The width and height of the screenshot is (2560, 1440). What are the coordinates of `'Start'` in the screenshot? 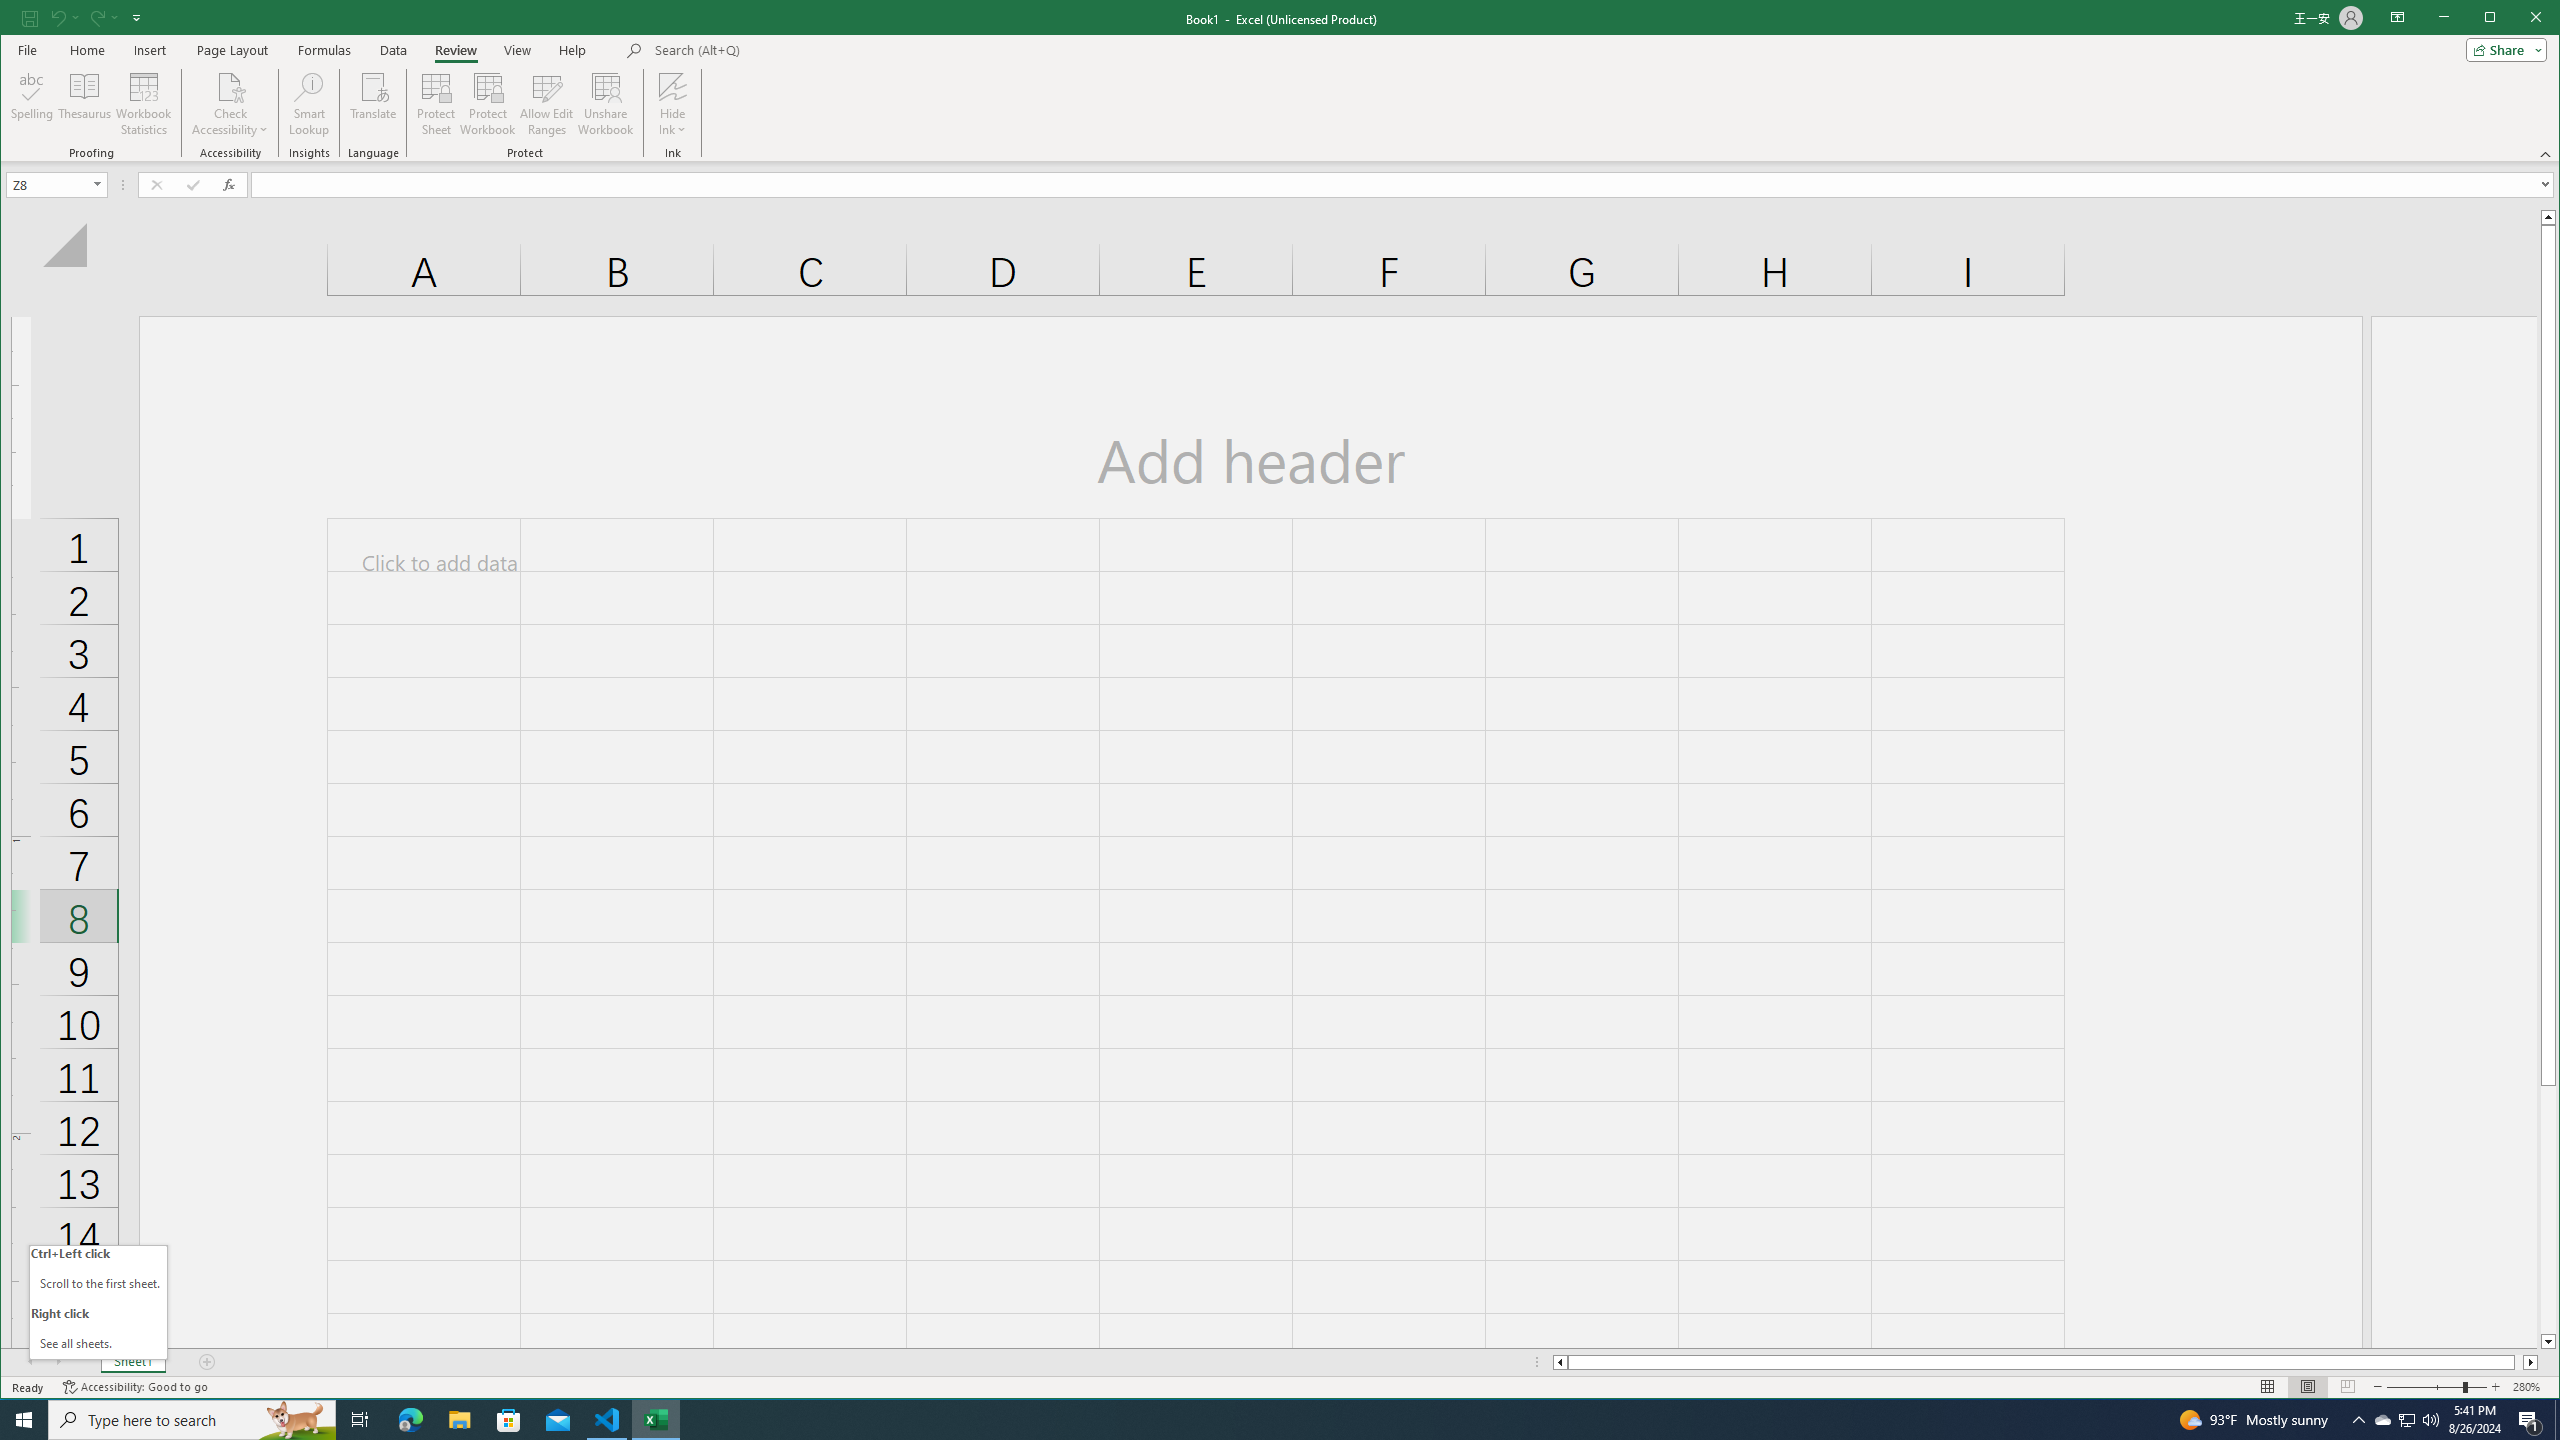 It's located at (24, 1418).